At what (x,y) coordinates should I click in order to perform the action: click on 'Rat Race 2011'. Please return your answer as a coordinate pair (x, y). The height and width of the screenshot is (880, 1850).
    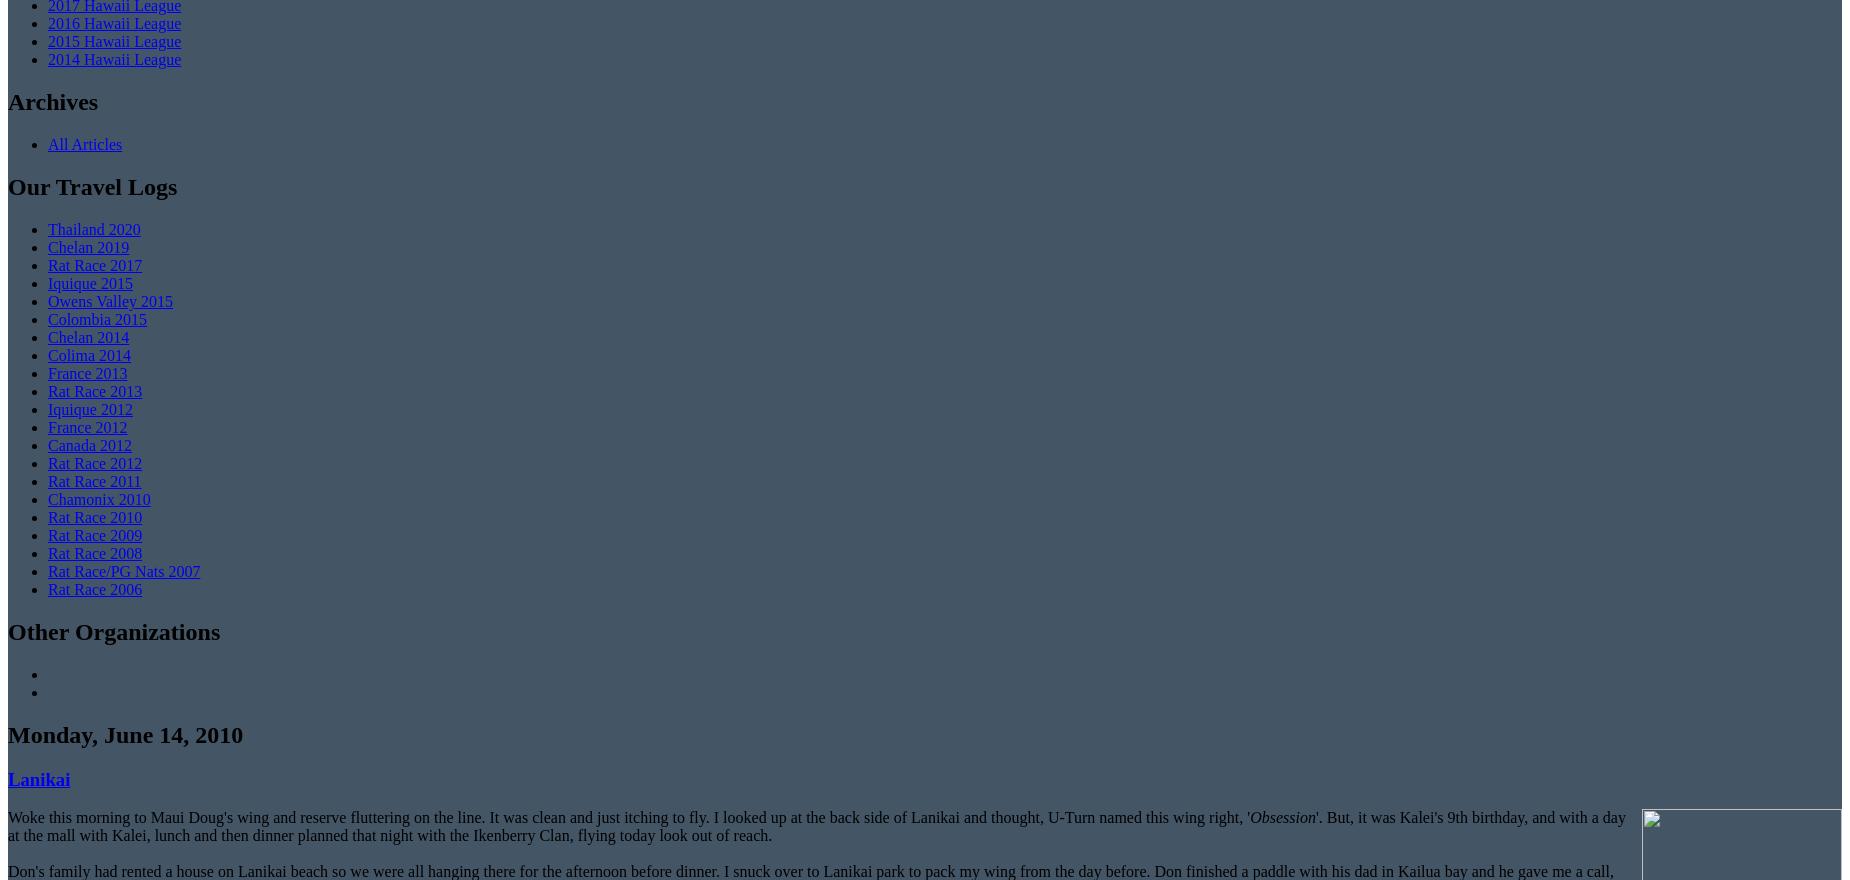
    Looking at the image, I should click on (93, 481).